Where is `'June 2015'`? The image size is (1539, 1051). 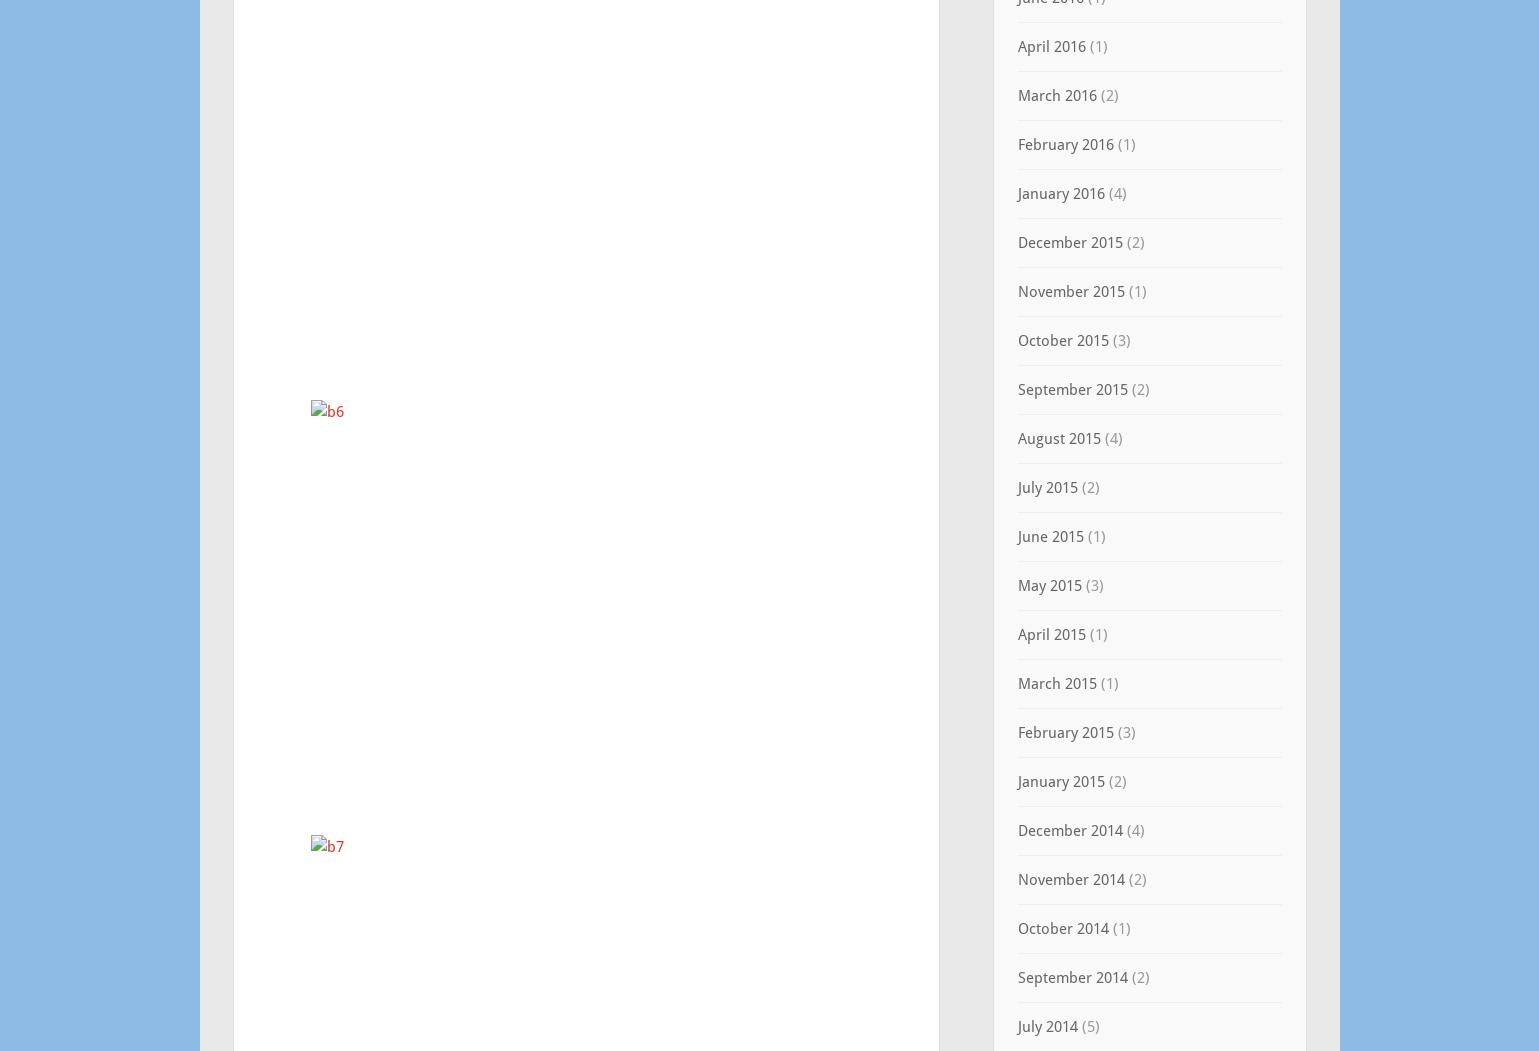
'June 2015' is located at coordinates (1049, 535).